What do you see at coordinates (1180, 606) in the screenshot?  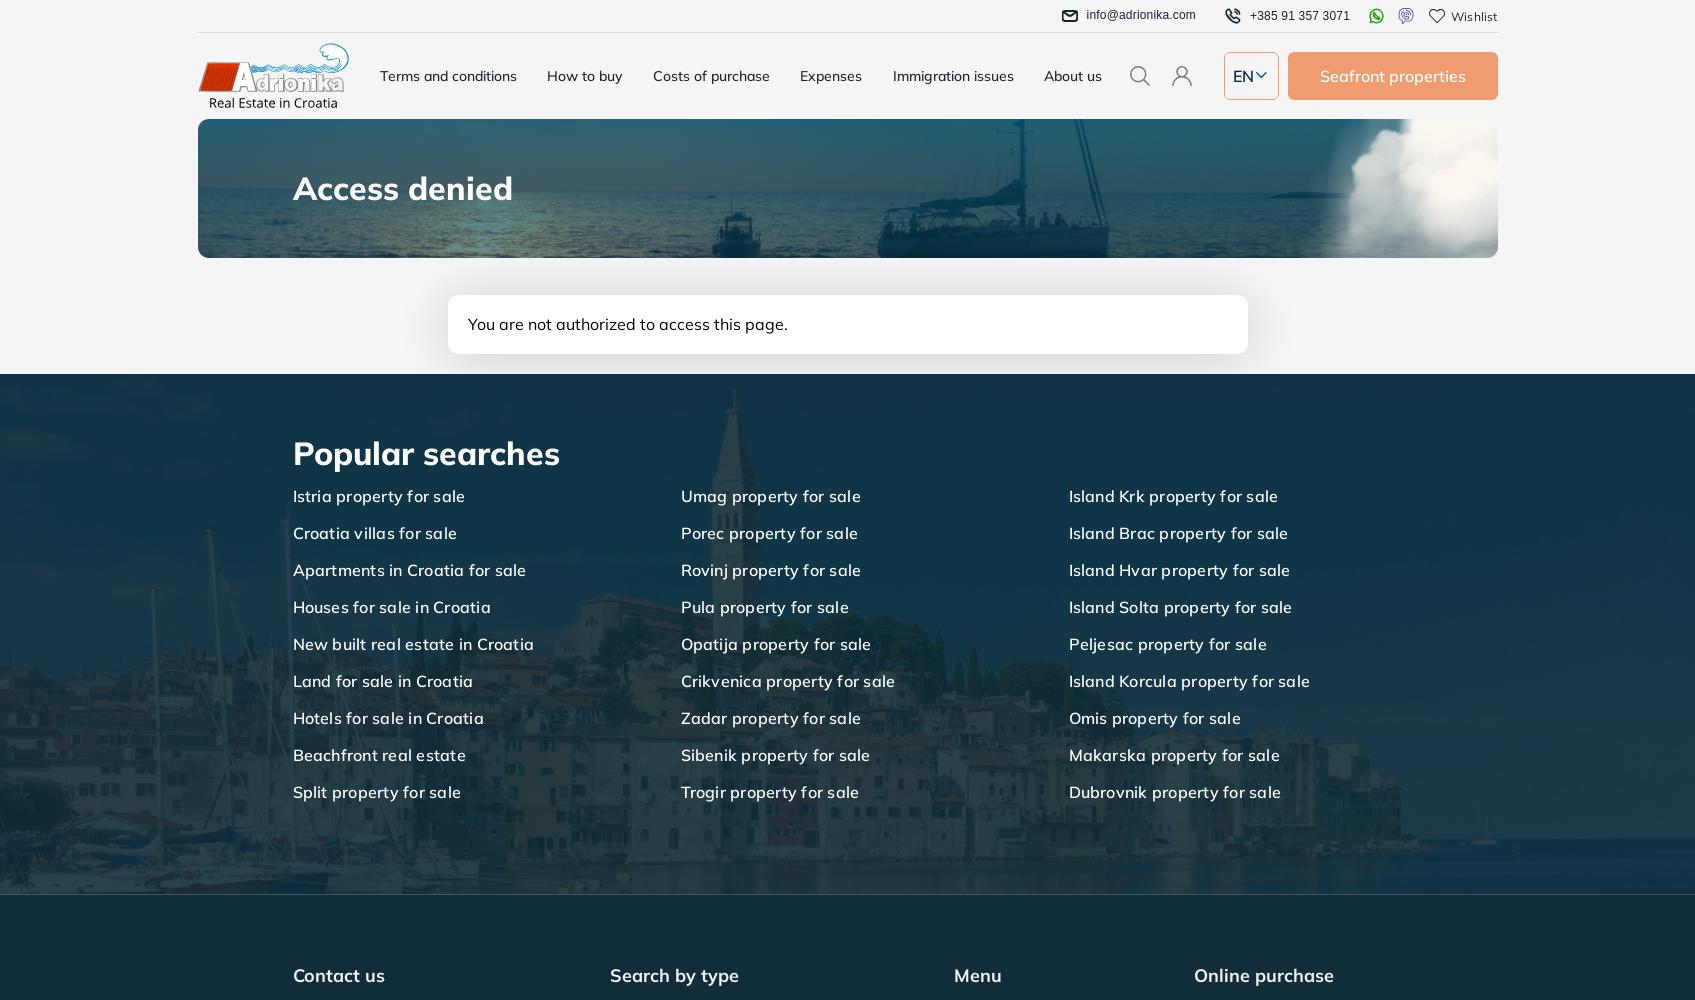 I see `'Island Solta property for sale'` at bounding box center [1180, 606].